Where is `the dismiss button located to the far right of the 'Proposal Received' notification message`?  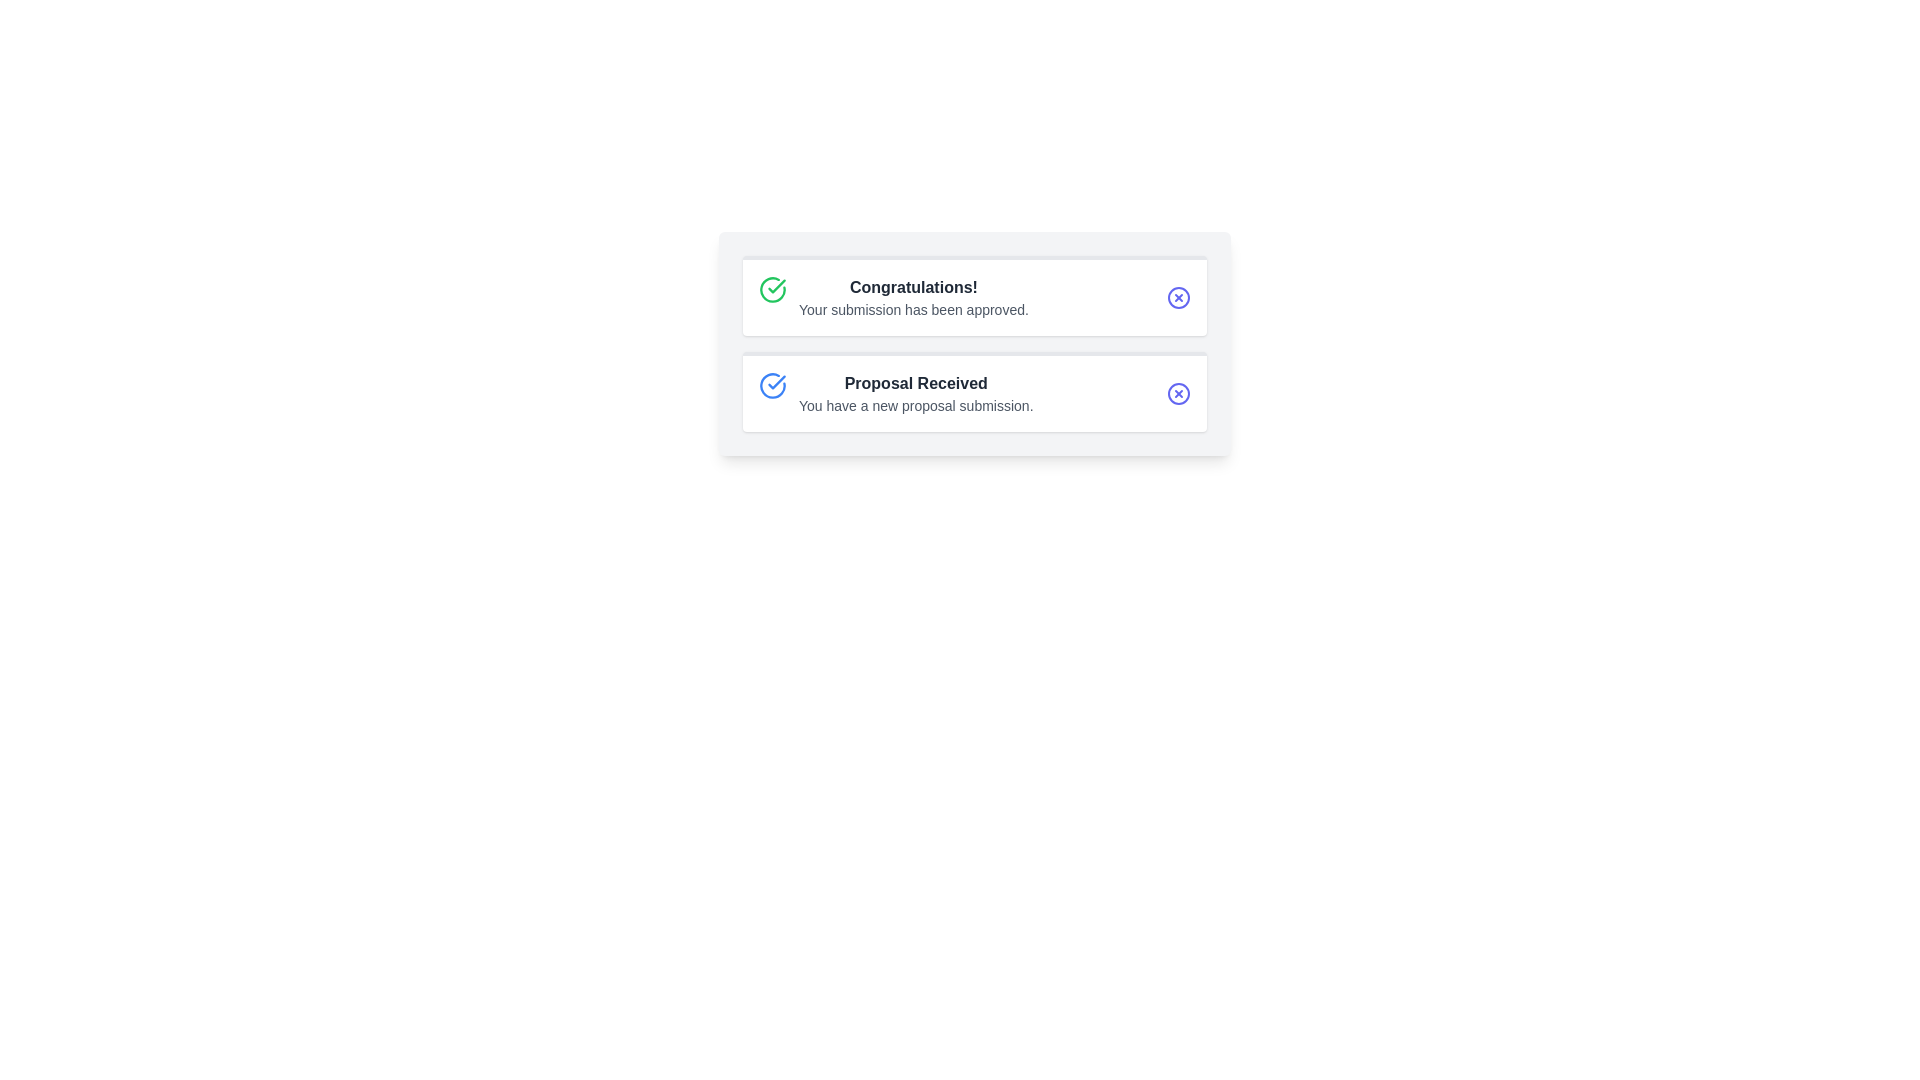 the dismiss button located to the far right of the 'Proposal Received' notification message is located at coordinates (1179, 393).